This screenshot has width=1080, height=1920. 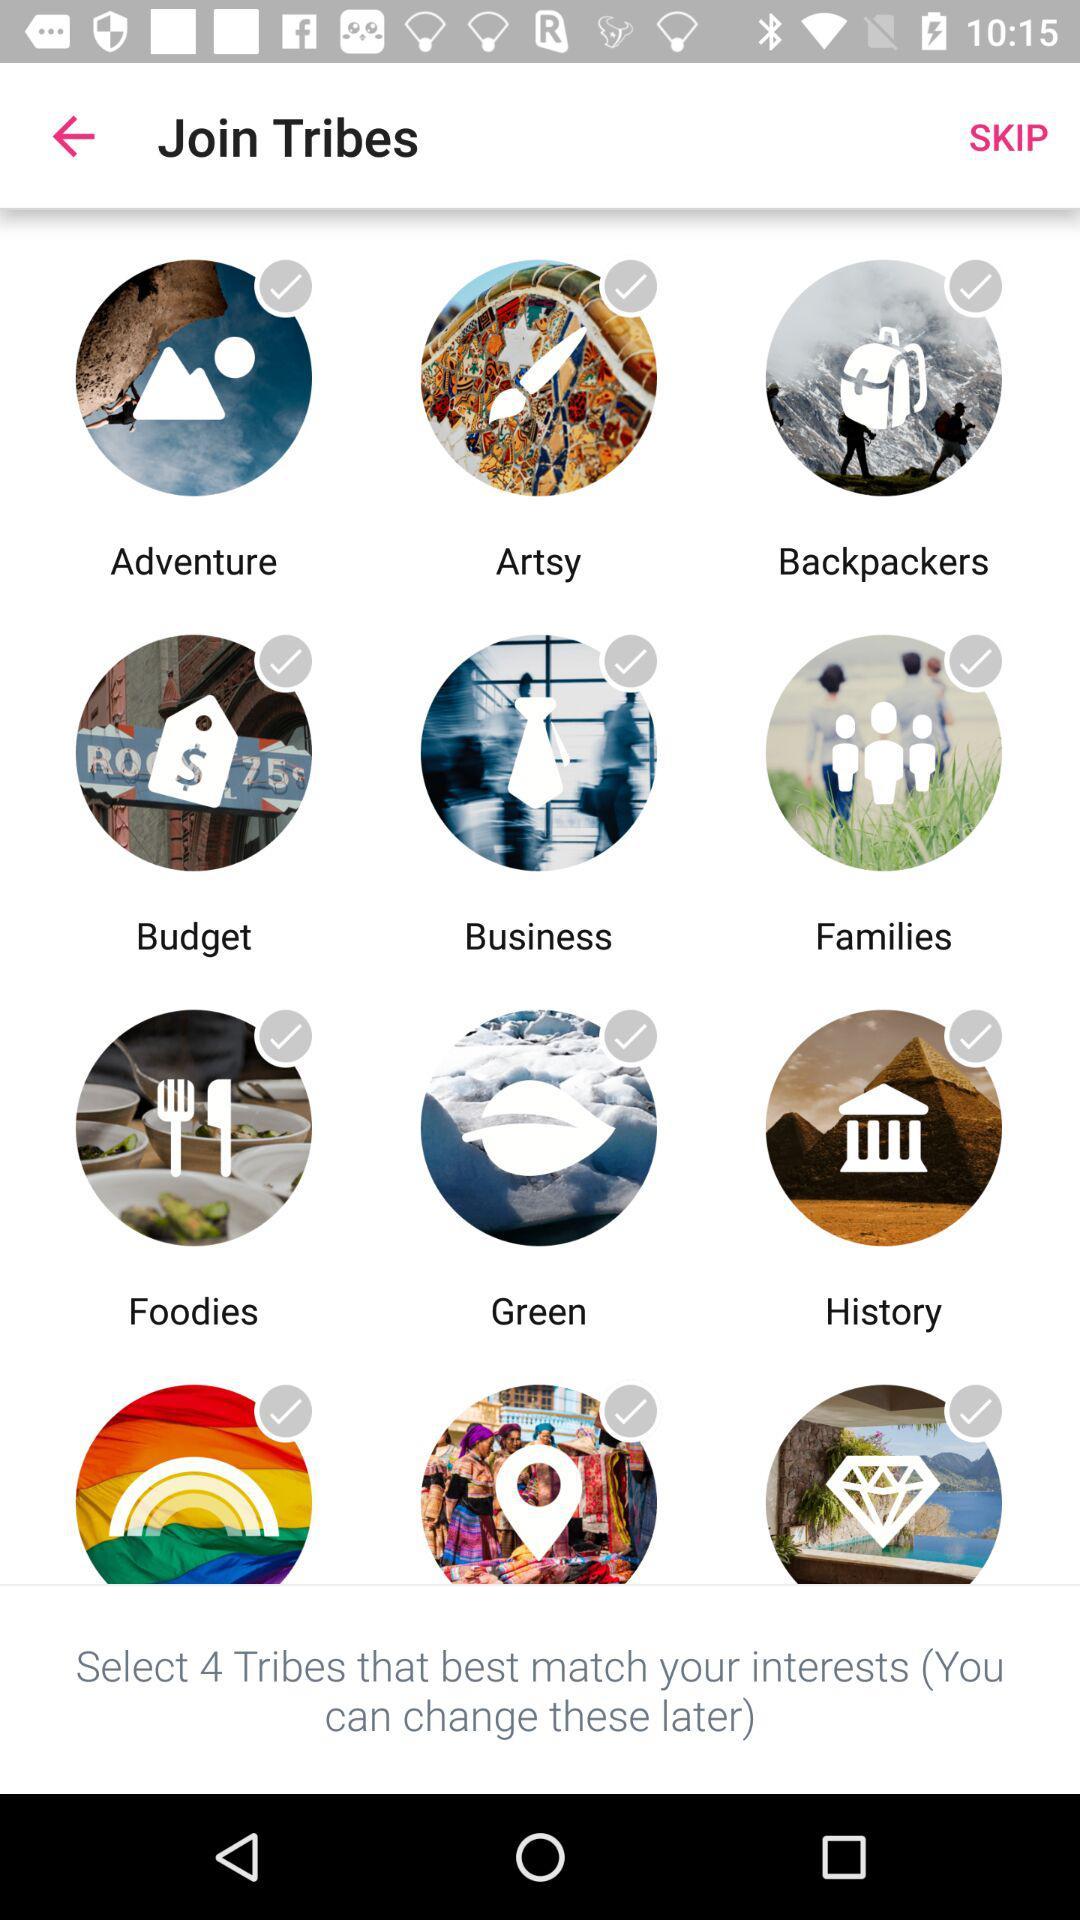 What do you see at coordinates (882, 746) in the screenshot?
I see `families` at bounding box center [882, 746].